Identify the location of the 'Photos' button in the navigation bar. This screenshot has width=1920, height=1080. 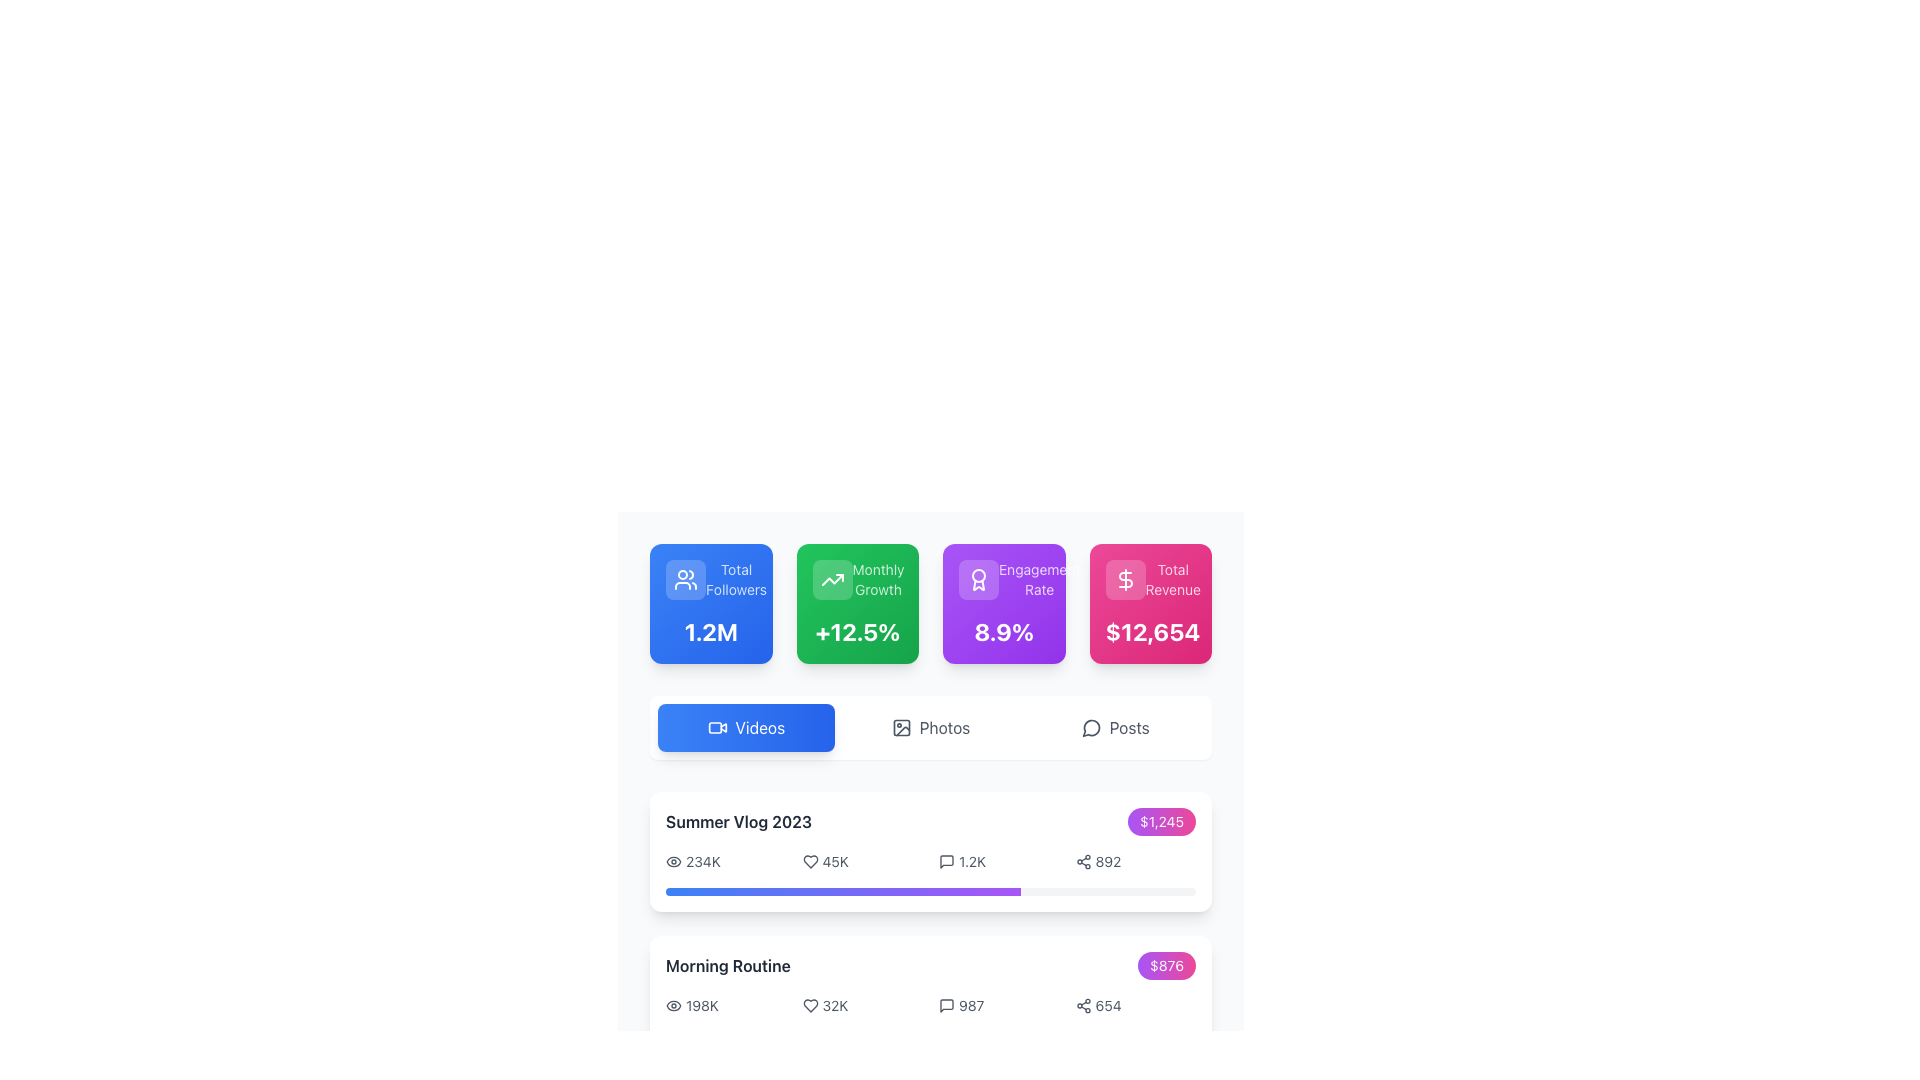
(930, 728).